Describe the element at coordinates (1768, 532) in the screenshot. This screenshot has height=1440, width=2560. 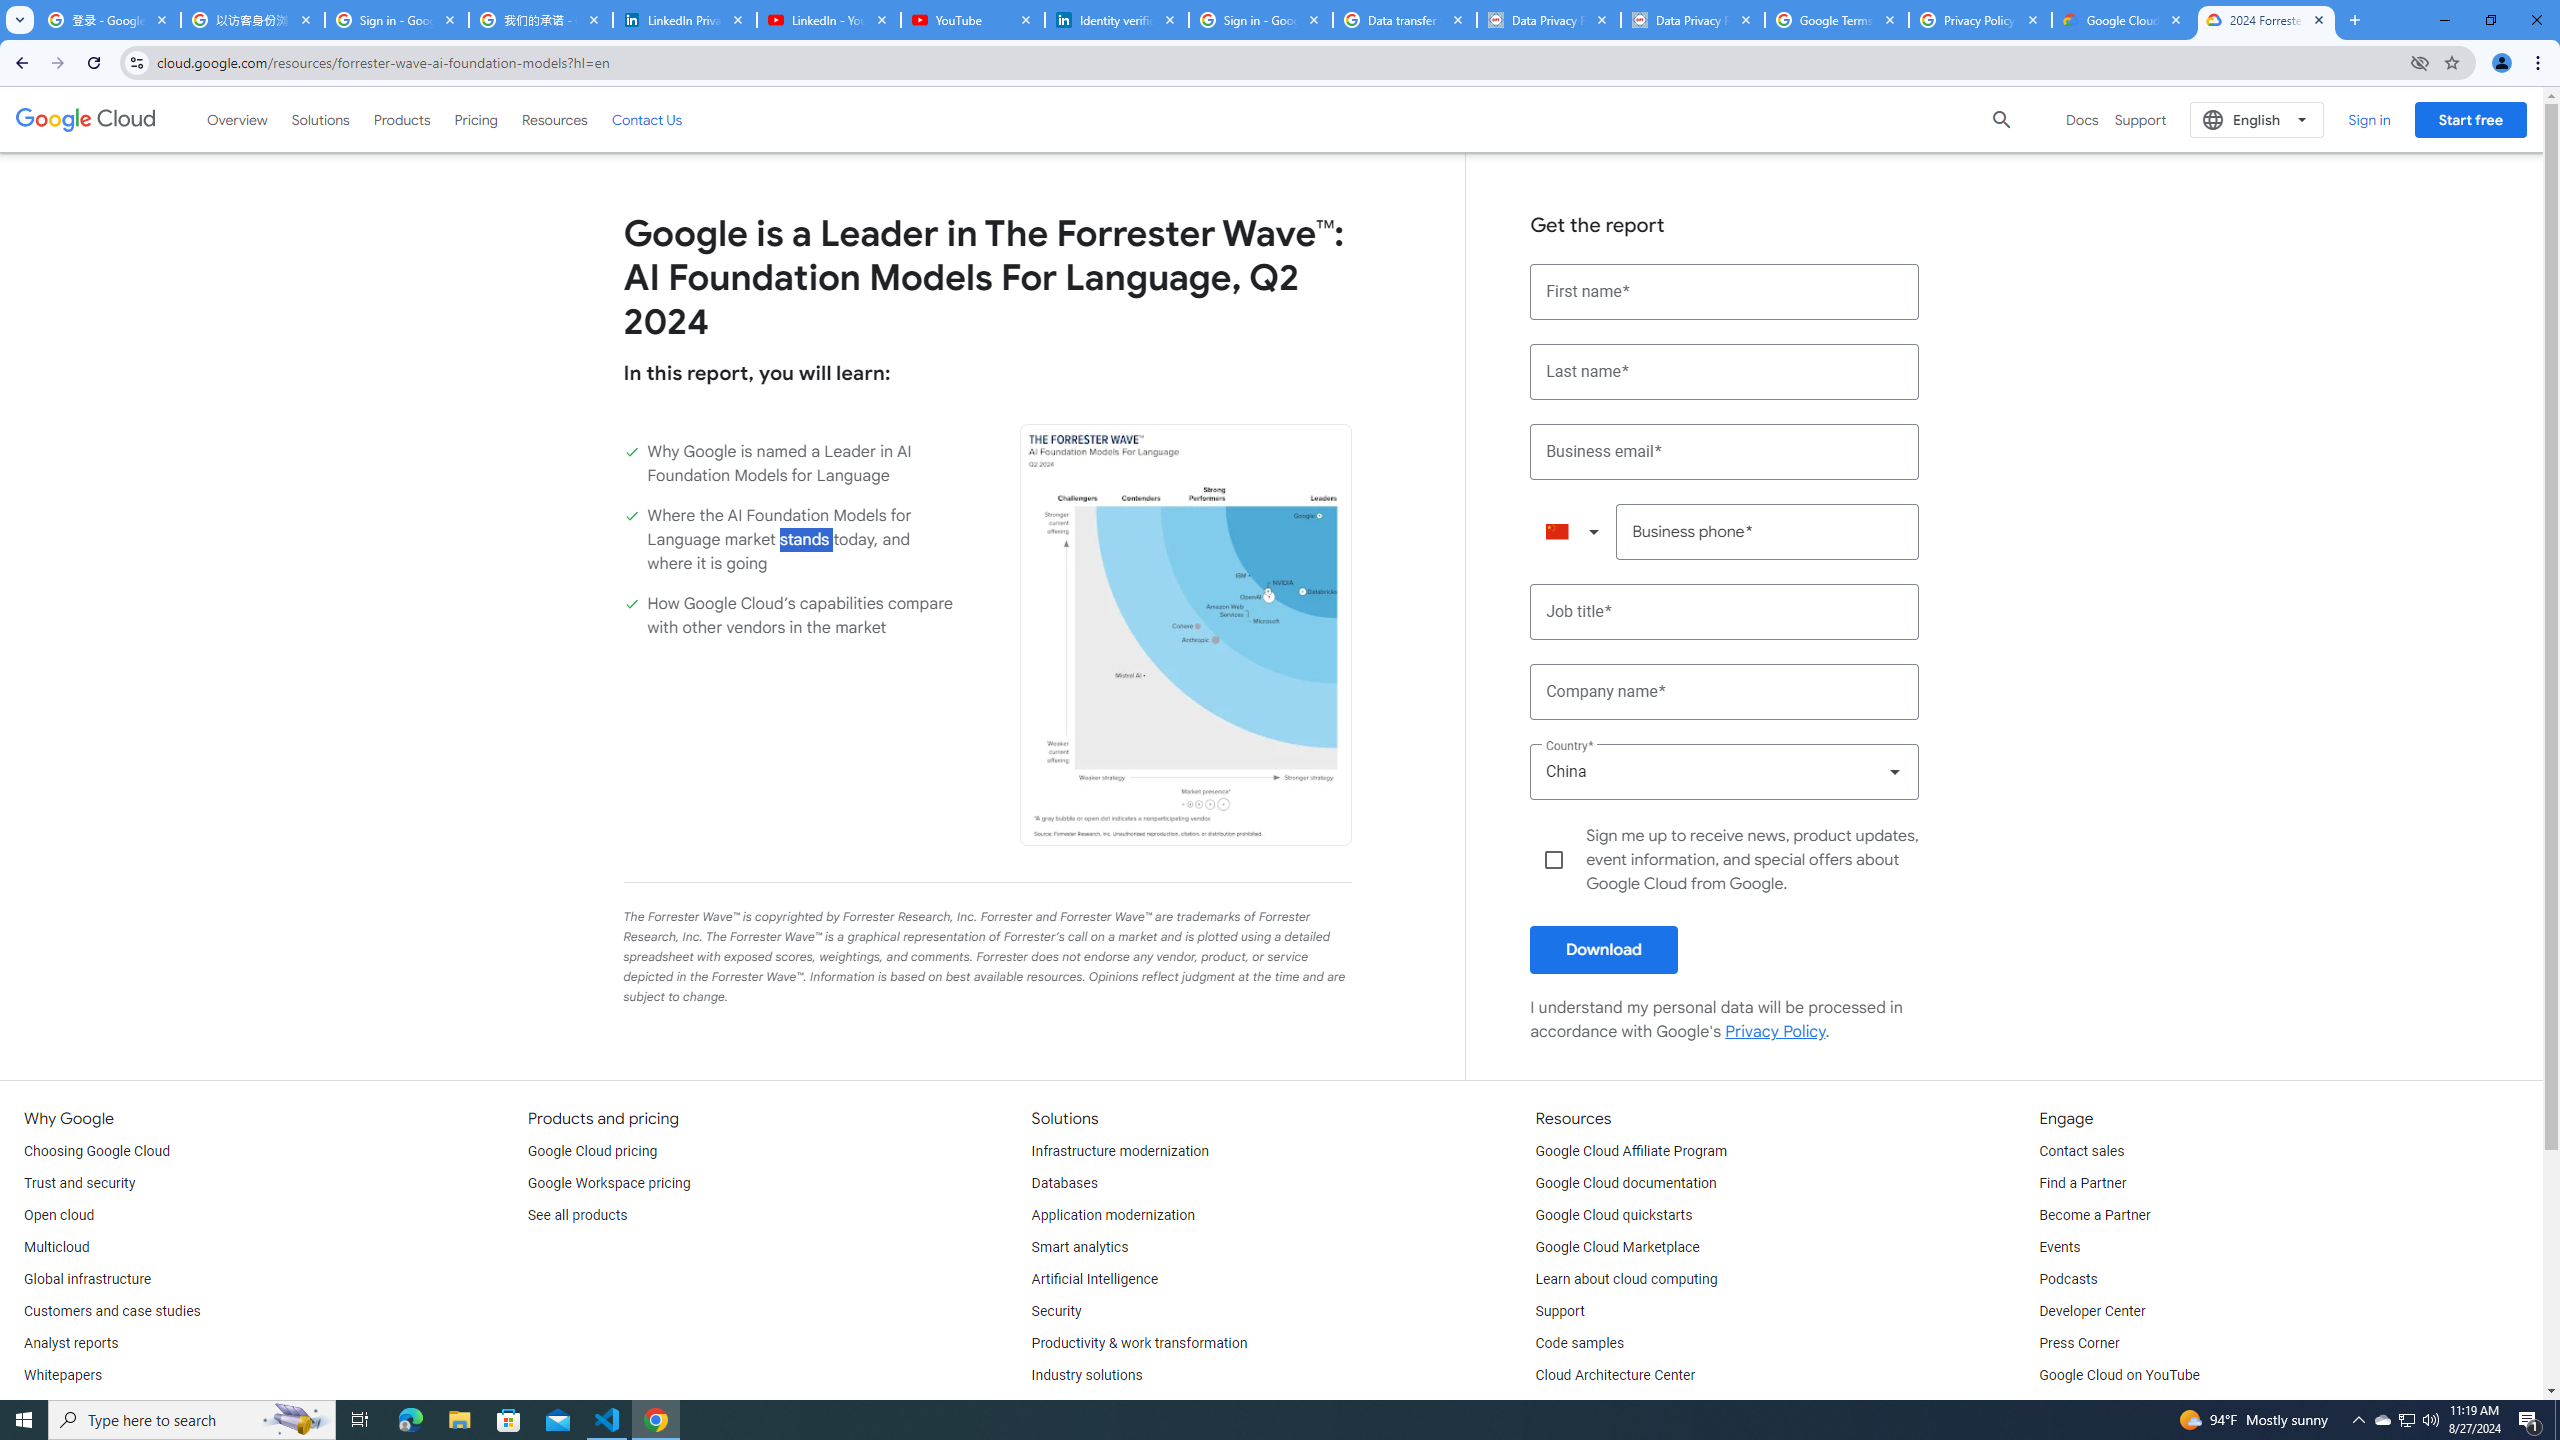
I see `'Business phone*'` at that location.